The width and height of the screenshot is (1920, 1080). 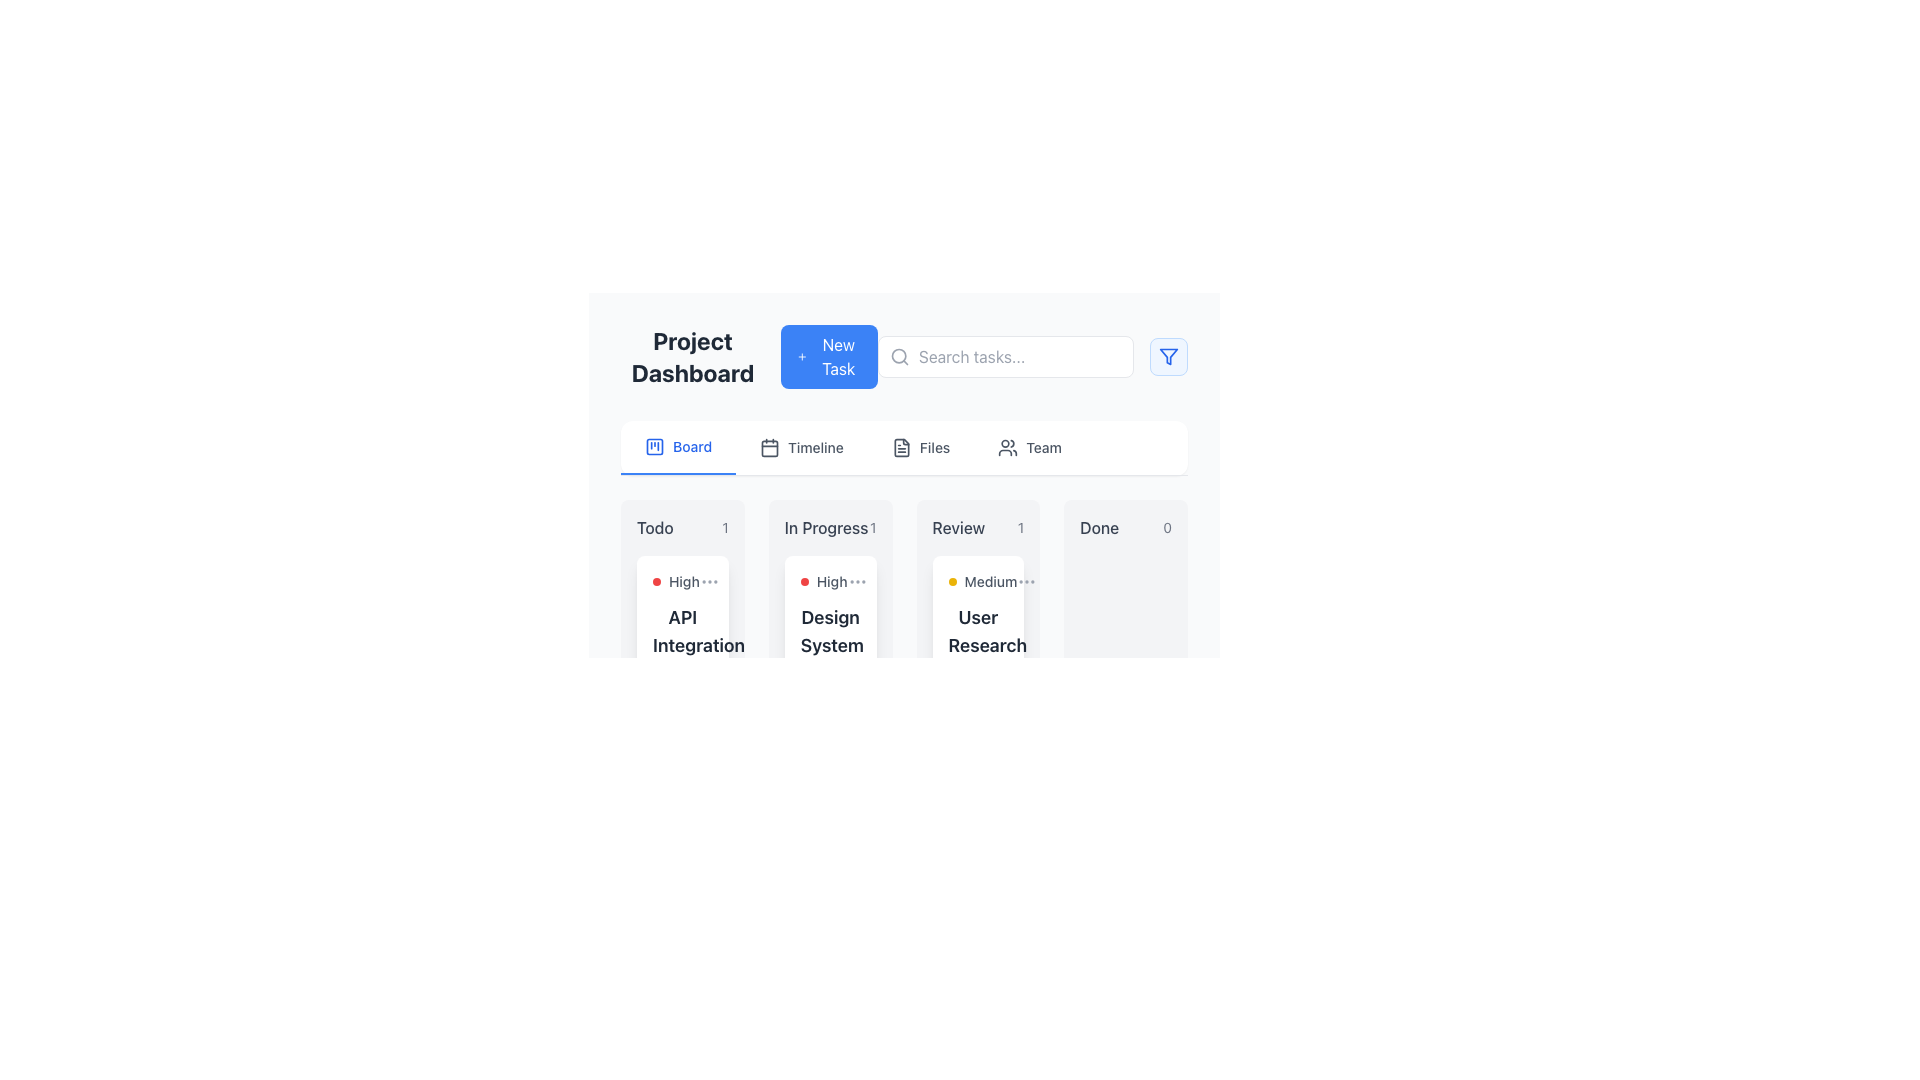 I want to click on the 'Board' icon in the navigation bar, so click(x=654, y=446).